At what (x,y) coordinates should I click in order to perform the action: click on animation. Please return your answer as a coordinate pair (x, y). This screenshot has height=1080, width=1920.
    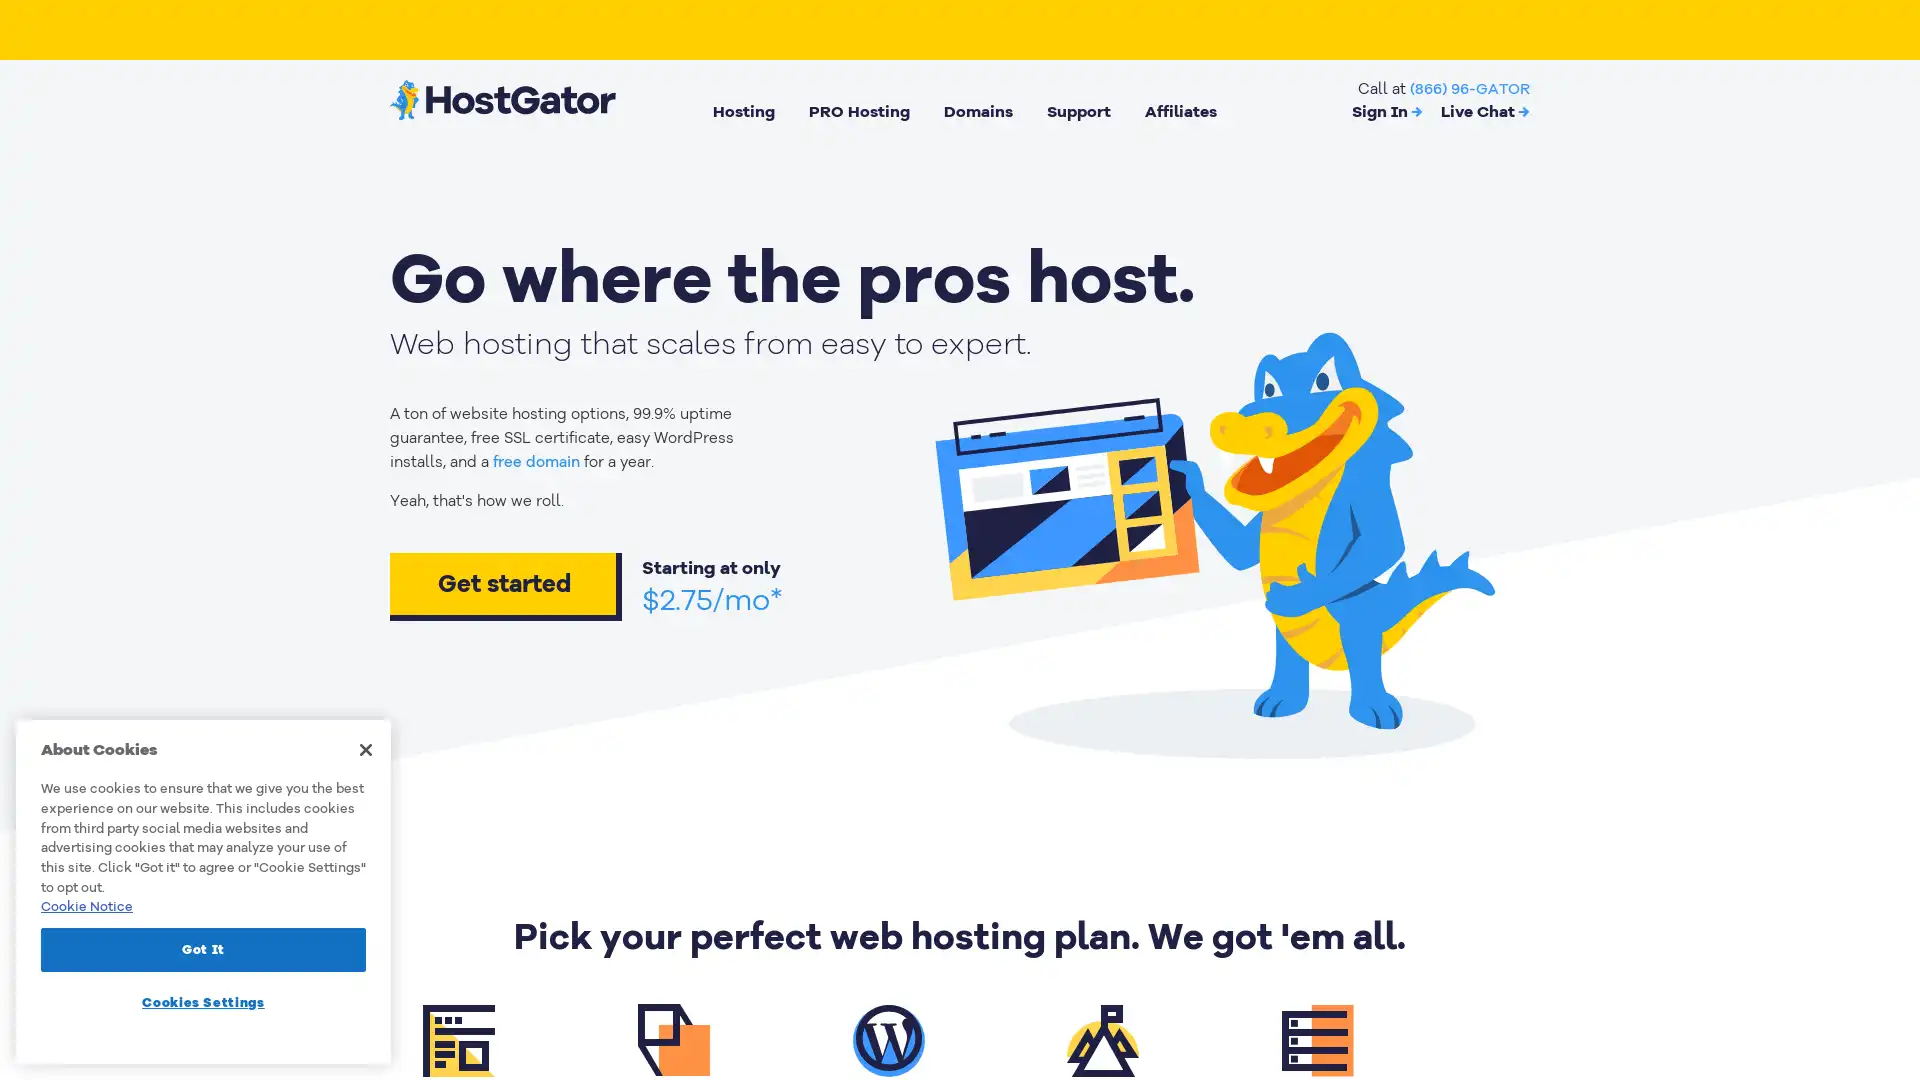
    Looking at the image, I should click on (1212, 536).